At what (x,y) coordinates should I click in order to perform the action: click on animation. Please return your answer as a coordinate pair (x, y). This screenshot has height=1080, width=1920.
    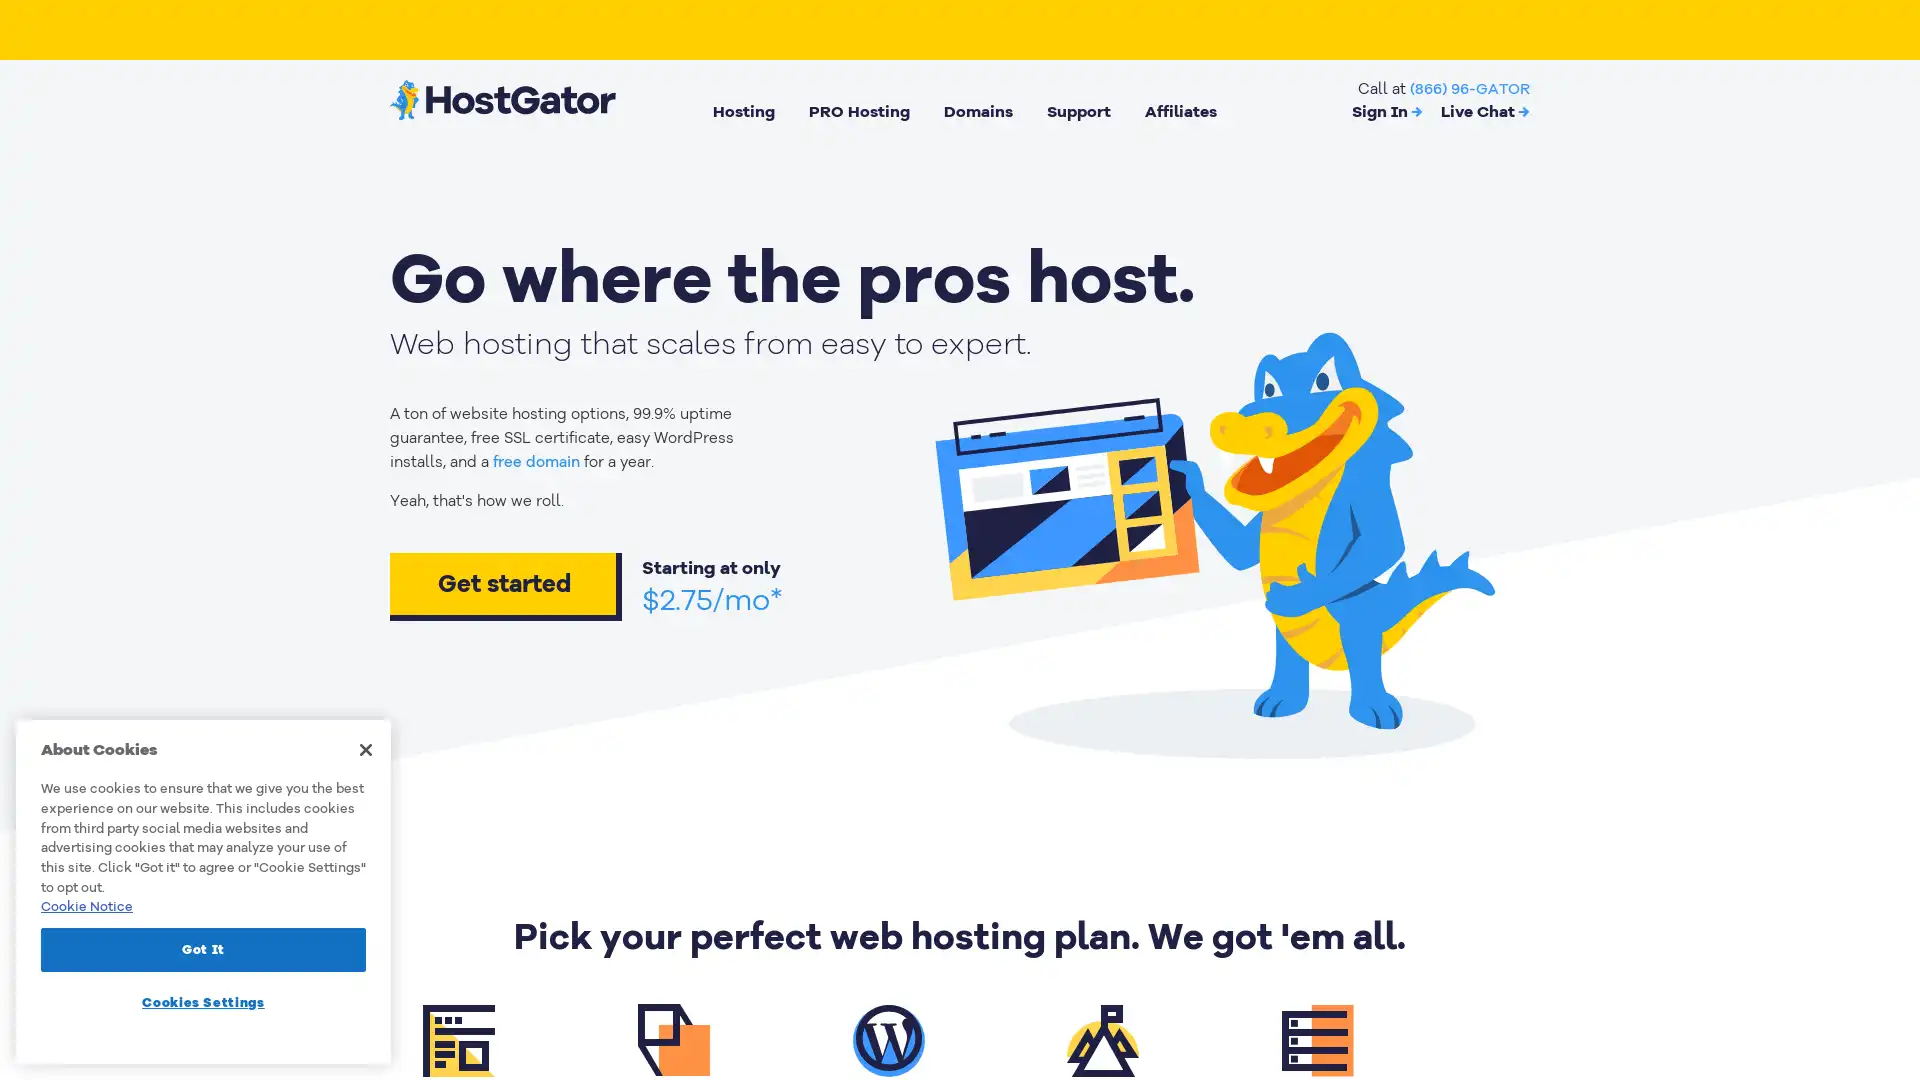
    Looking at the image, I should click on (1212, 536).